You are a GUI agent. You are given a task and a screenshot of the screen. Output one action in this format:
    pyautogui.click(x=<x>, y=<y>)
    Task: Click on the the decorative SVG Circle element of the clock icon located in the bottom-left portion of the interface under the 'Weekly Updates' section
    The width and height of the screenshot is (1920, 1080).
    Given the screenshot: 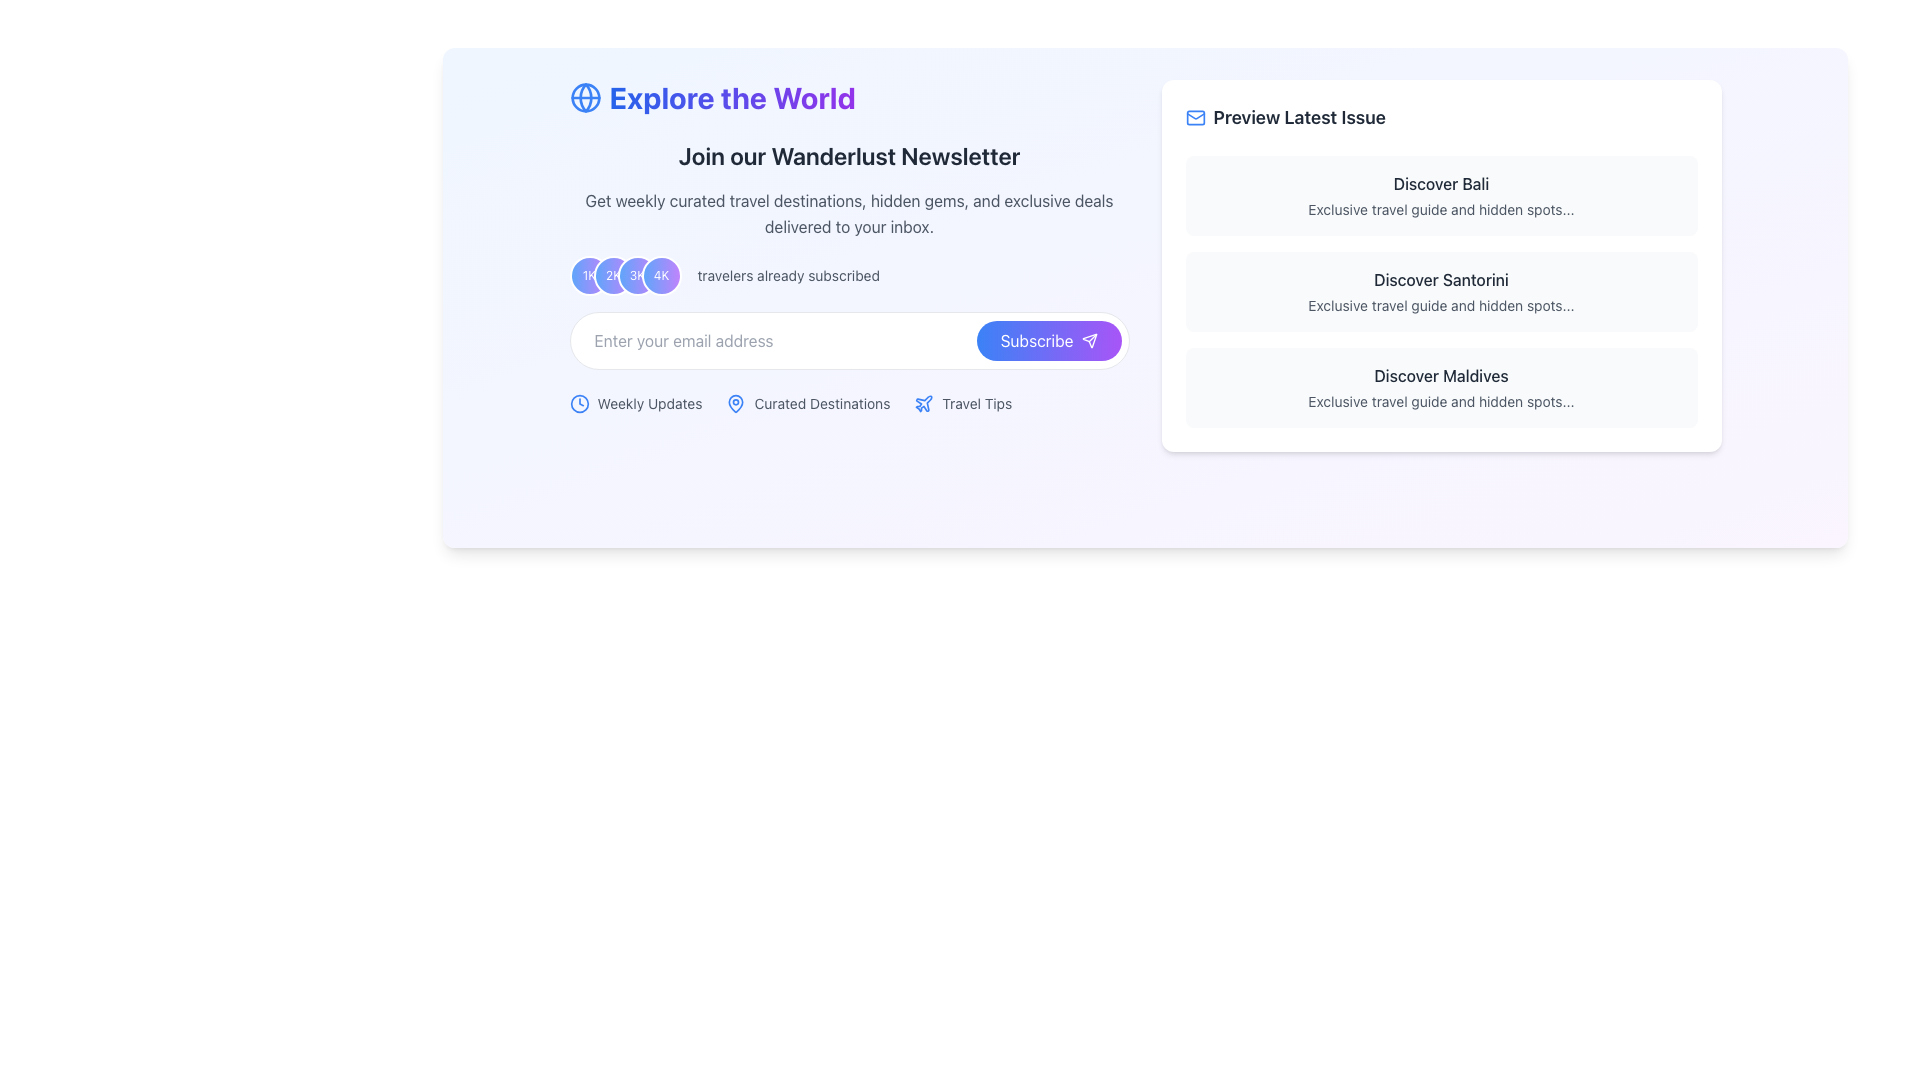 What is the action you would take?
    pyautogui.click(x=578, y=404)
    